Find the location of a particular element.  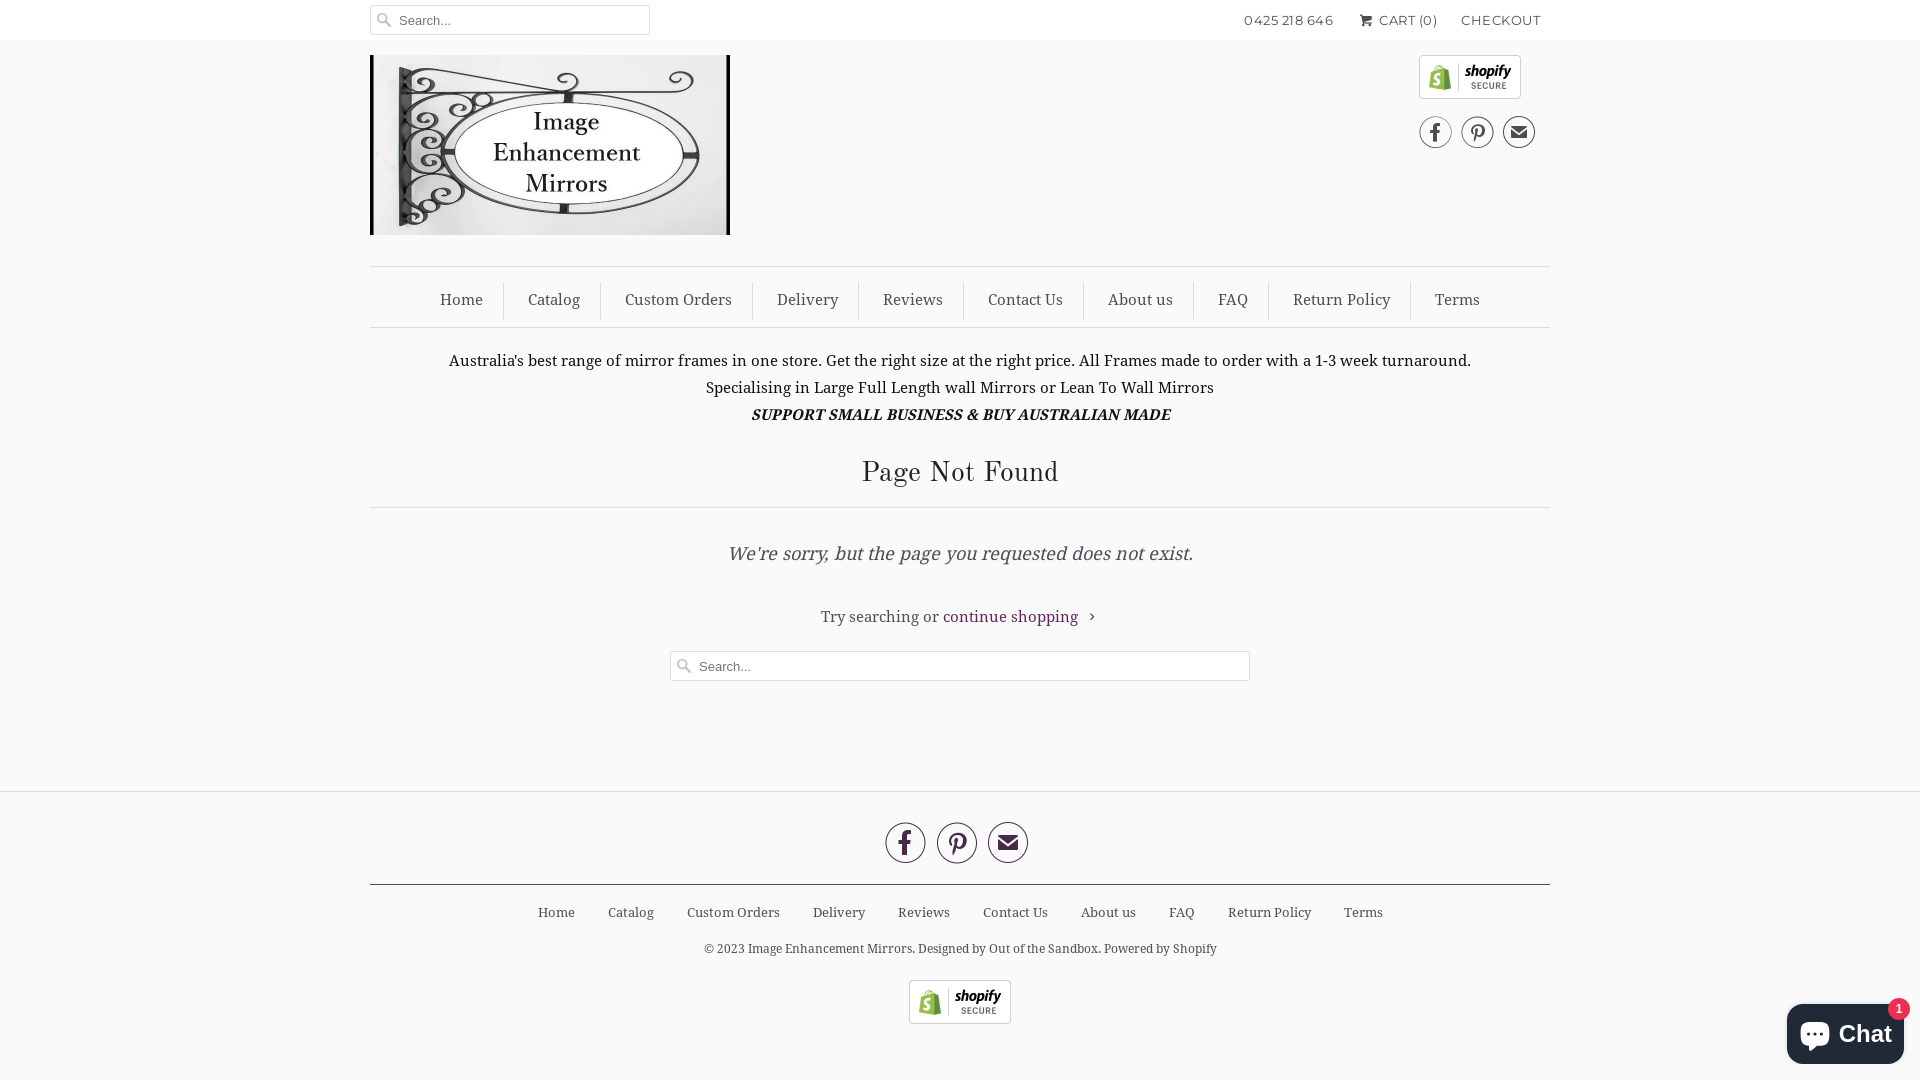

'Reviews' is located at coordinates (911, 300).